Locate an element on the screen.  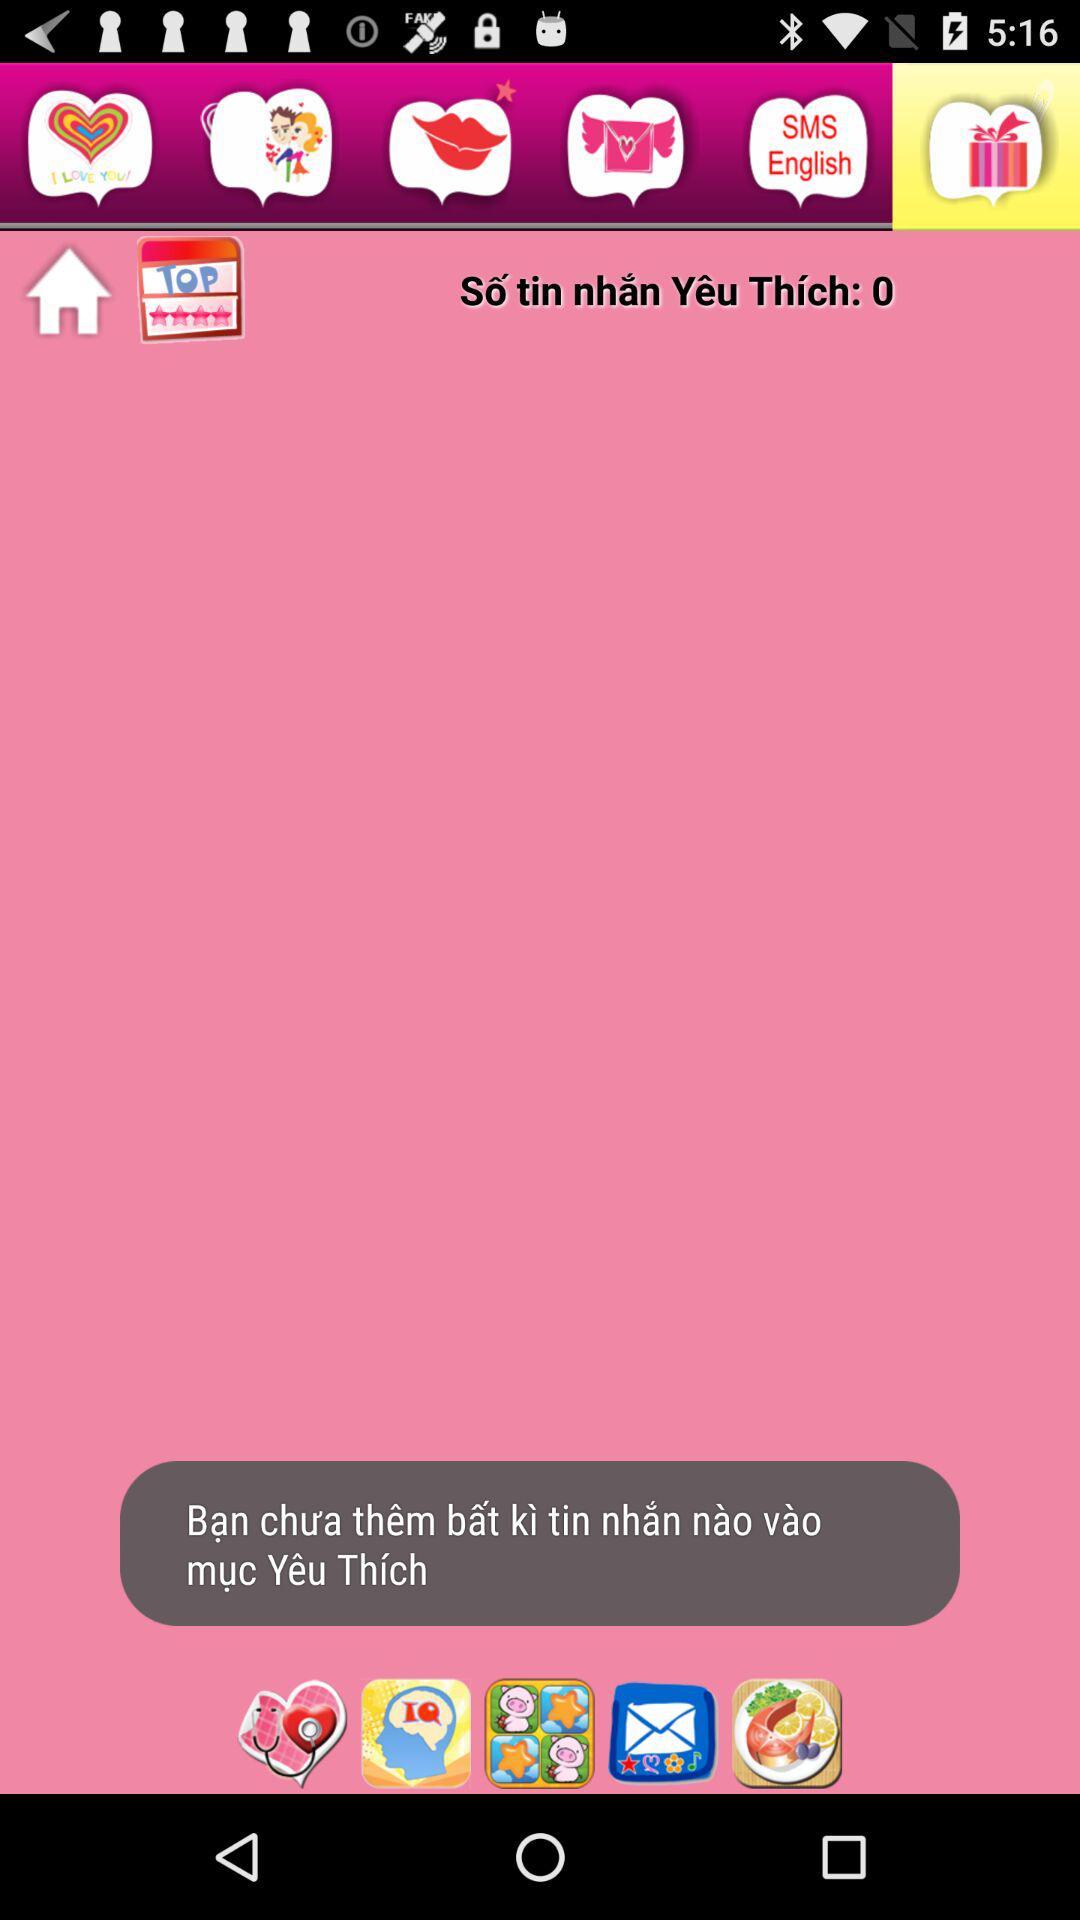
open new app is located at coordinates (414, 1732).